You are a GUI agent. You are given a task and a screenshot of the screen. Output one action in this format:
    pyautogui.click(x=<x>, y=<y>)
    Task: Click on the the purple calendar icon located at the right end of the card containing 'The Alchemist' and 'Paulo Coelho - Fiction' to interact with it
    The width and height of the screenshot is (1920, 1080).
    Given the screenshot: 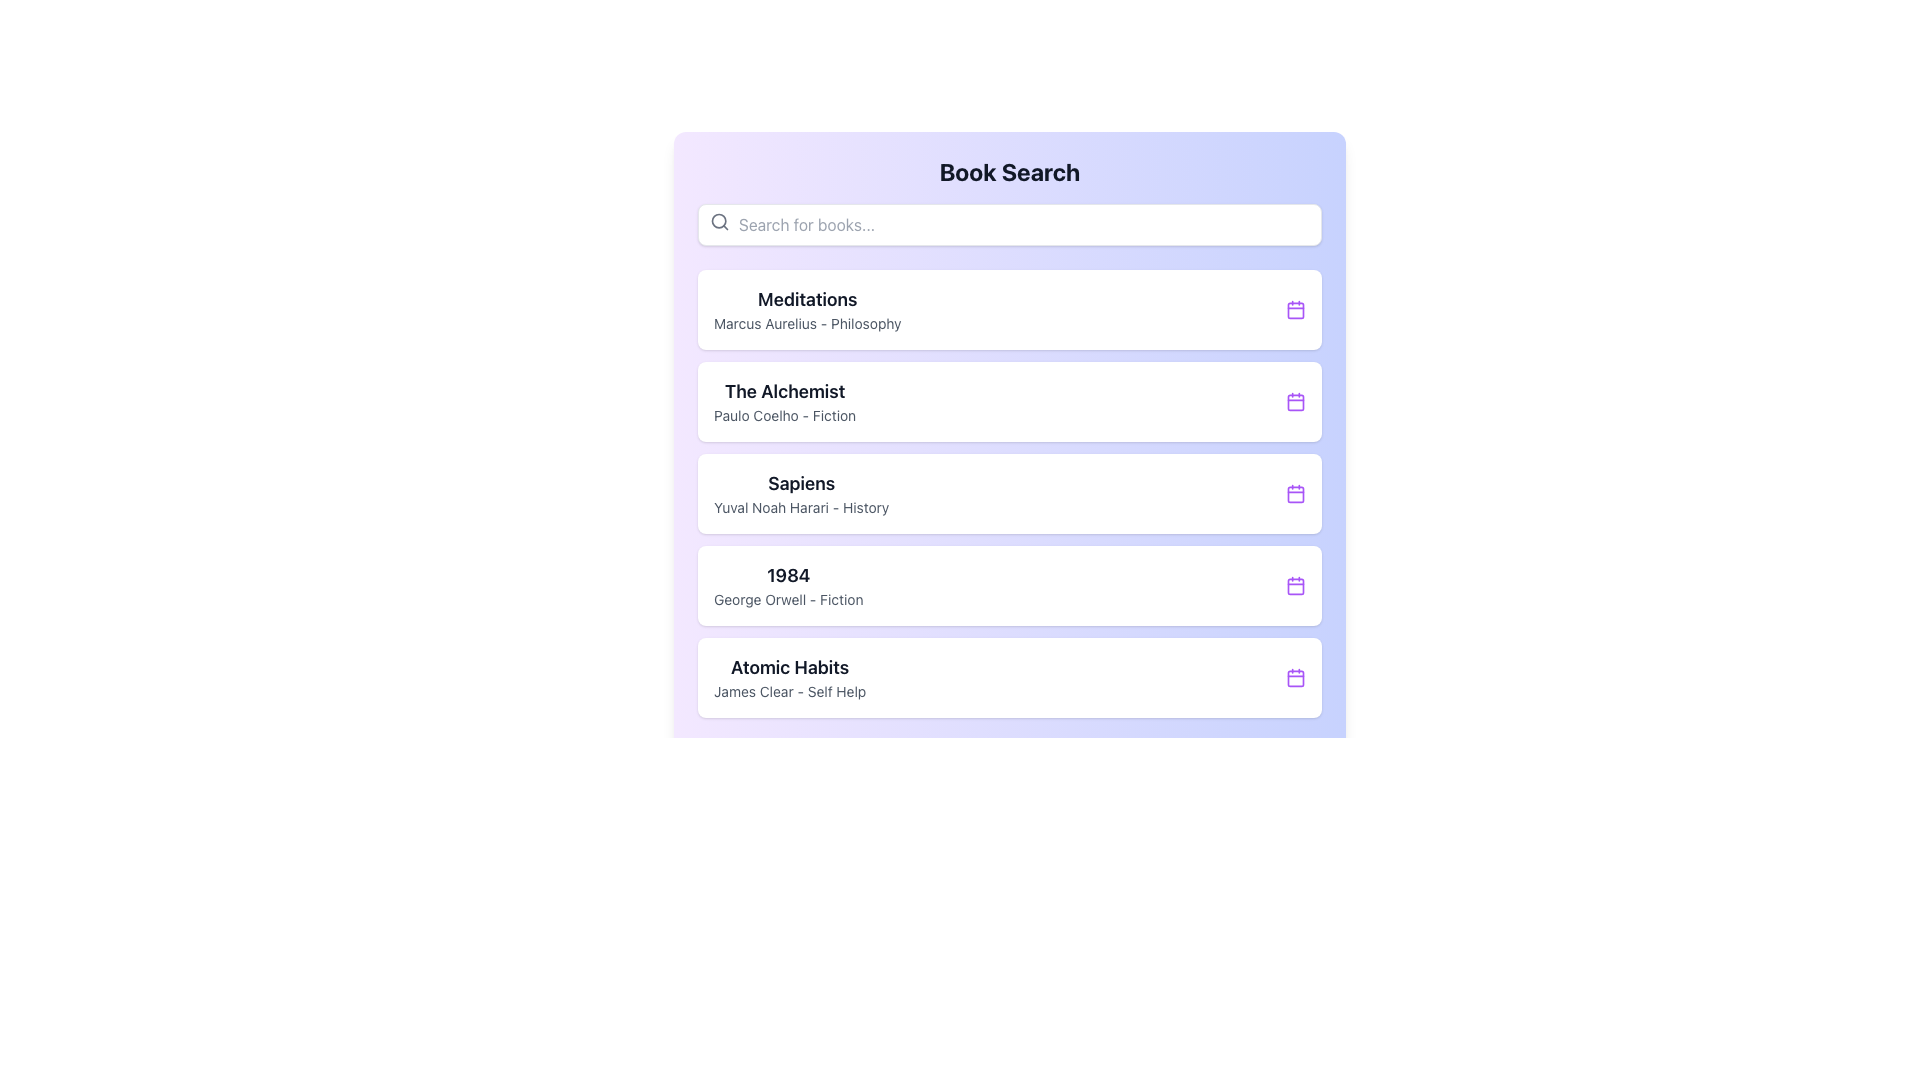 What is the action you would take?
    pyautogui.click(x=1296, y=401)
    